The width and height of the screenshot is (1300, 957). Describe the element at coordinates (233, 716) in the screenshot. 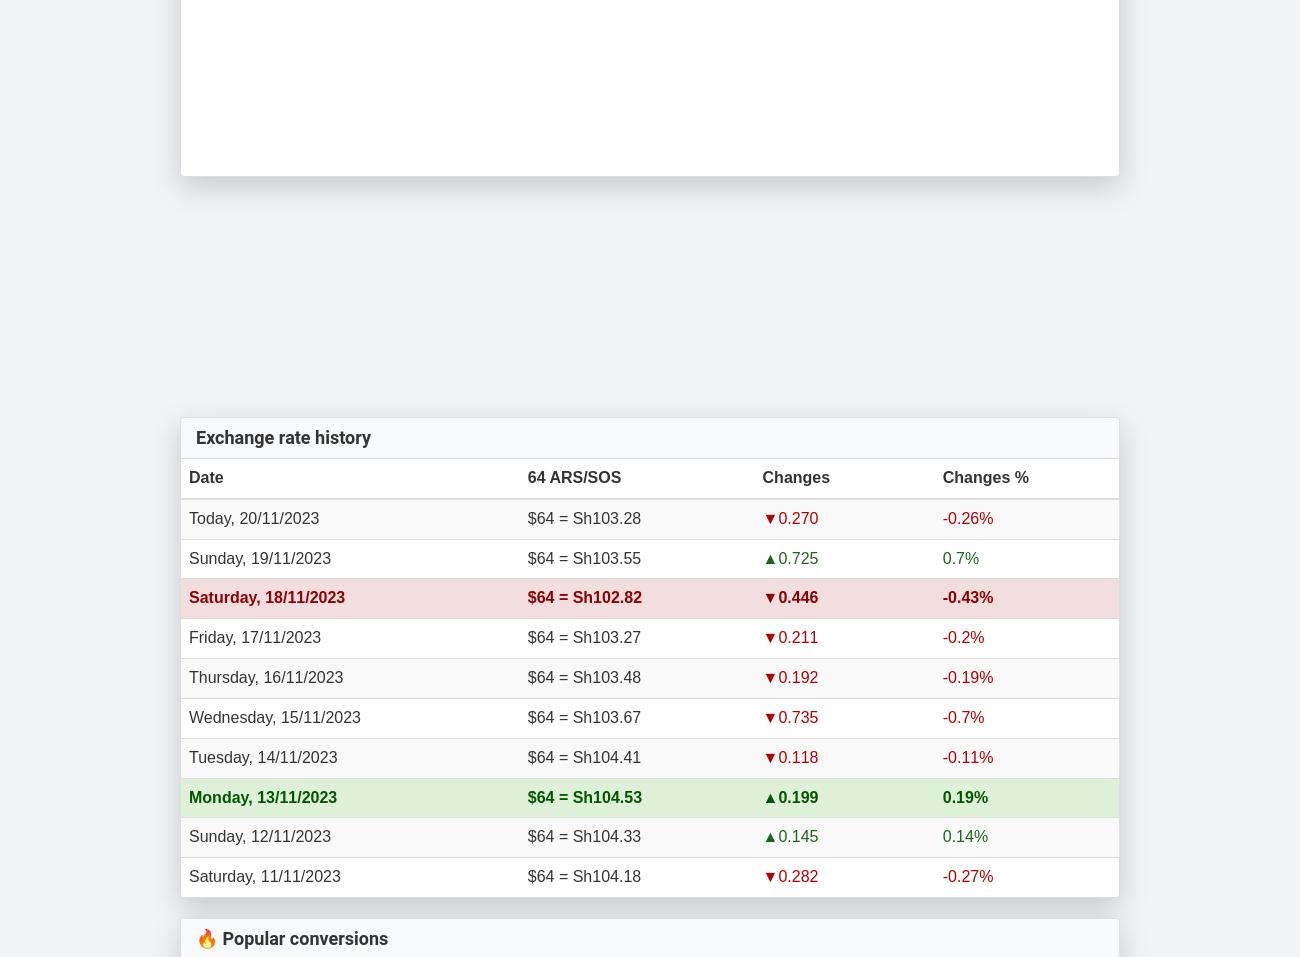

I see `'Wednesday,'` at that location.